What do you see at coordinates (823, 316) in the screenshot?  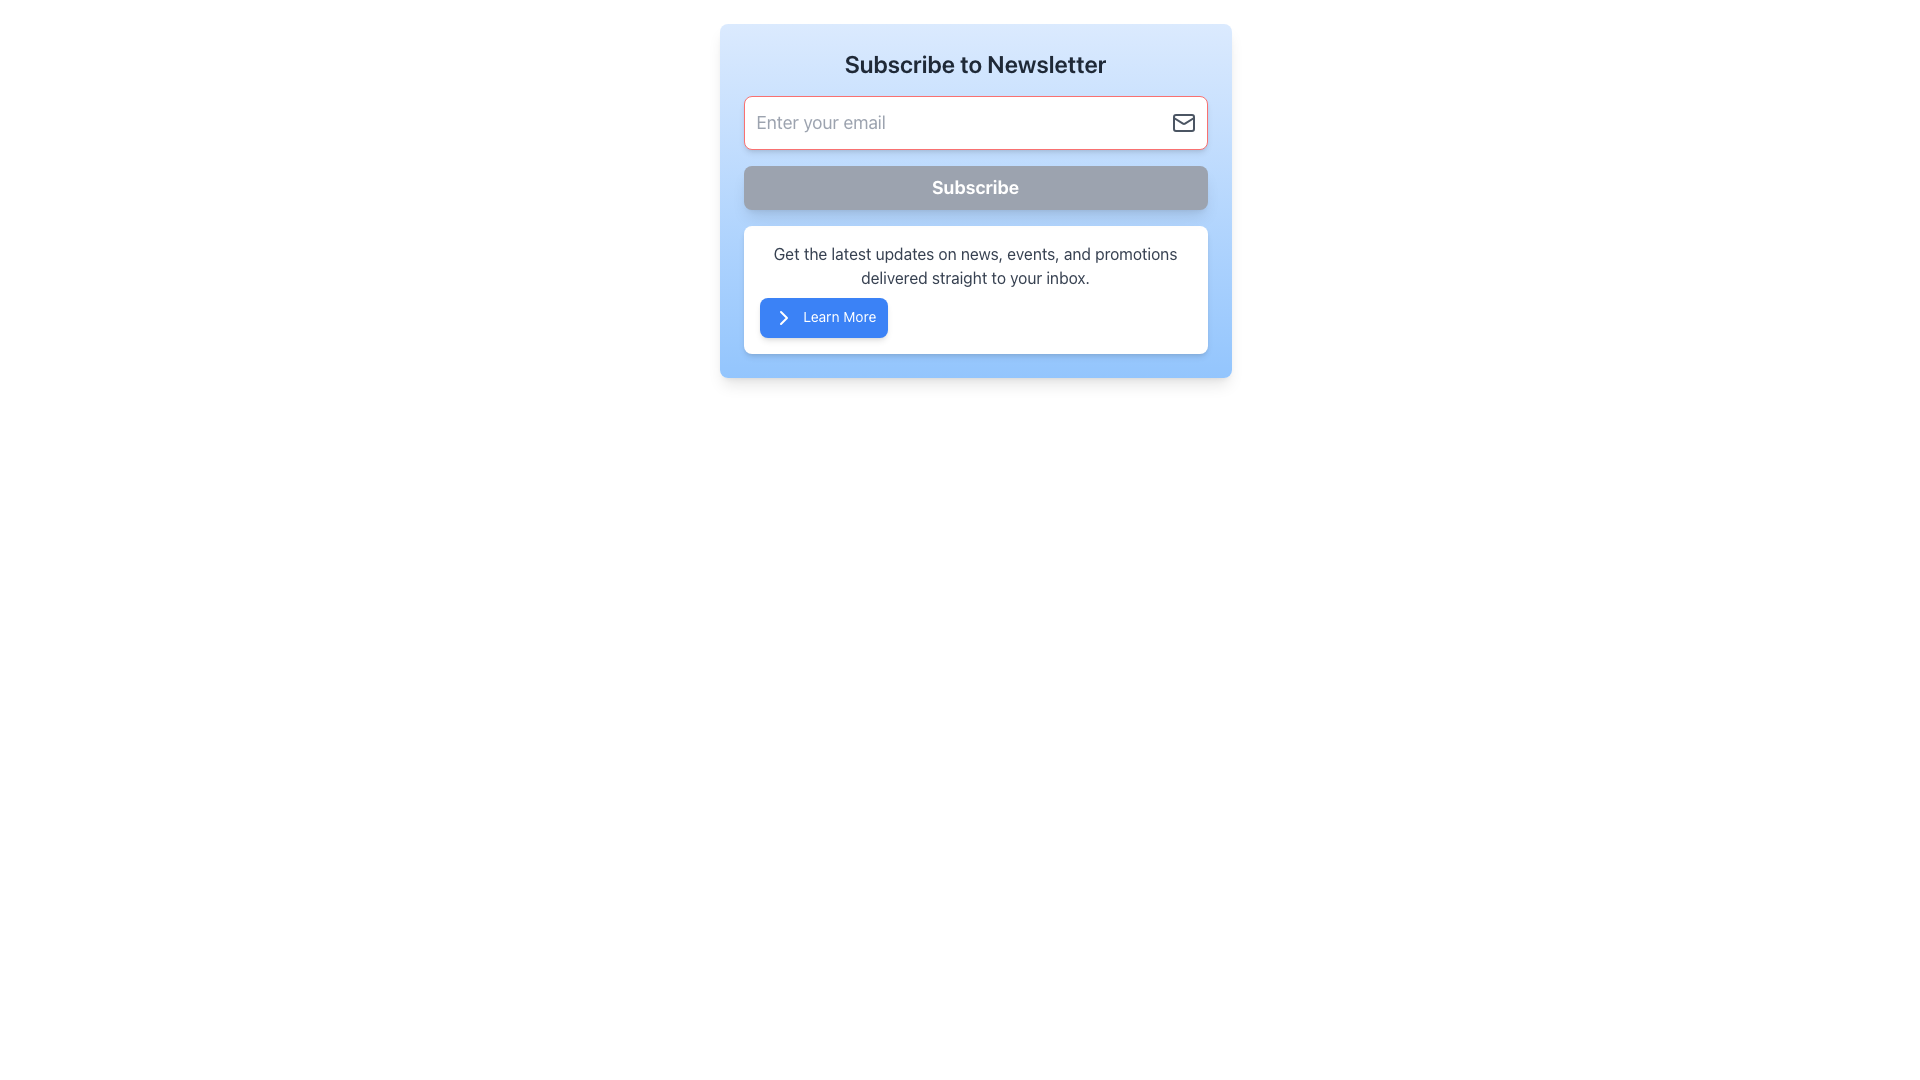 I see `the rectangular button with a blue background and white text that says 'Learn More', located at the bottom of the section about updates on news and promotions` at bounding box center [823, 316].